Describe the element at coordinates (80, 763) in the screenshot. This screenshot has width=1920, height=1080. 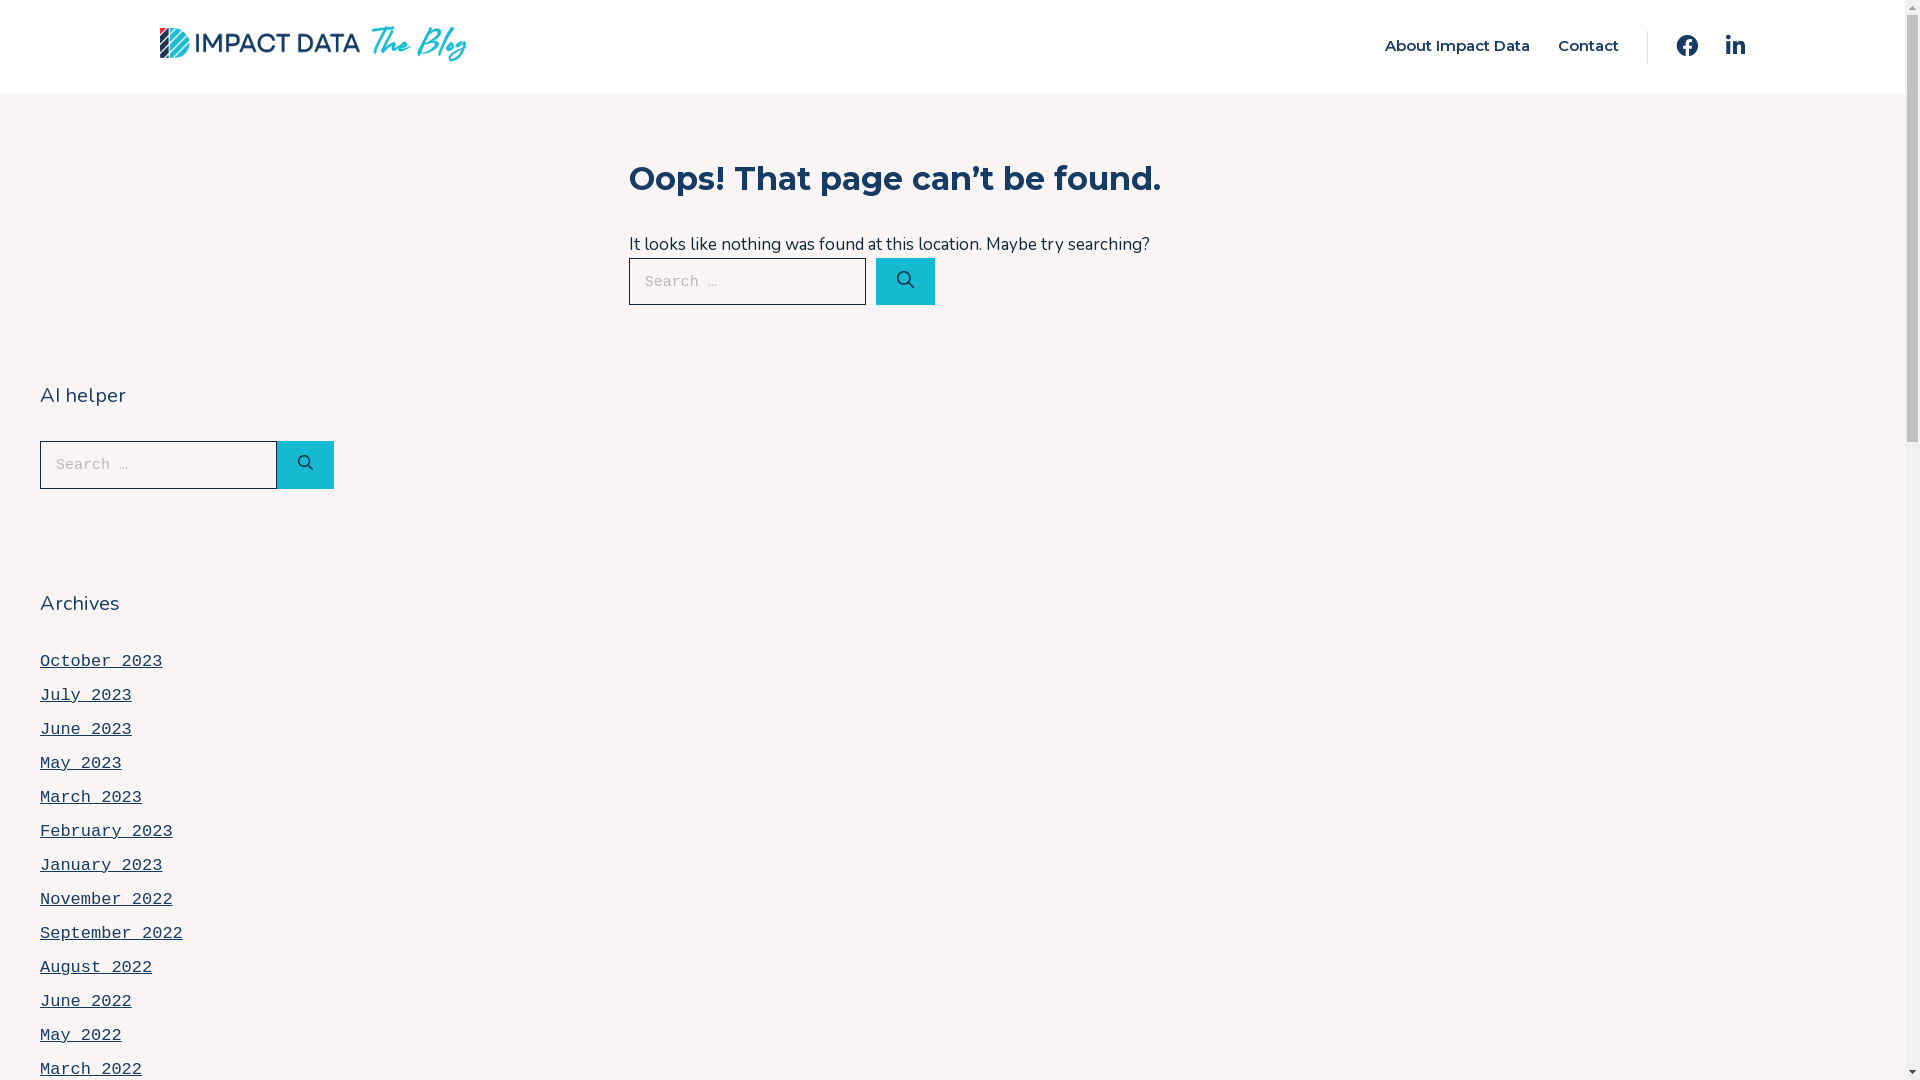
I see `'May 2023'` at that location.